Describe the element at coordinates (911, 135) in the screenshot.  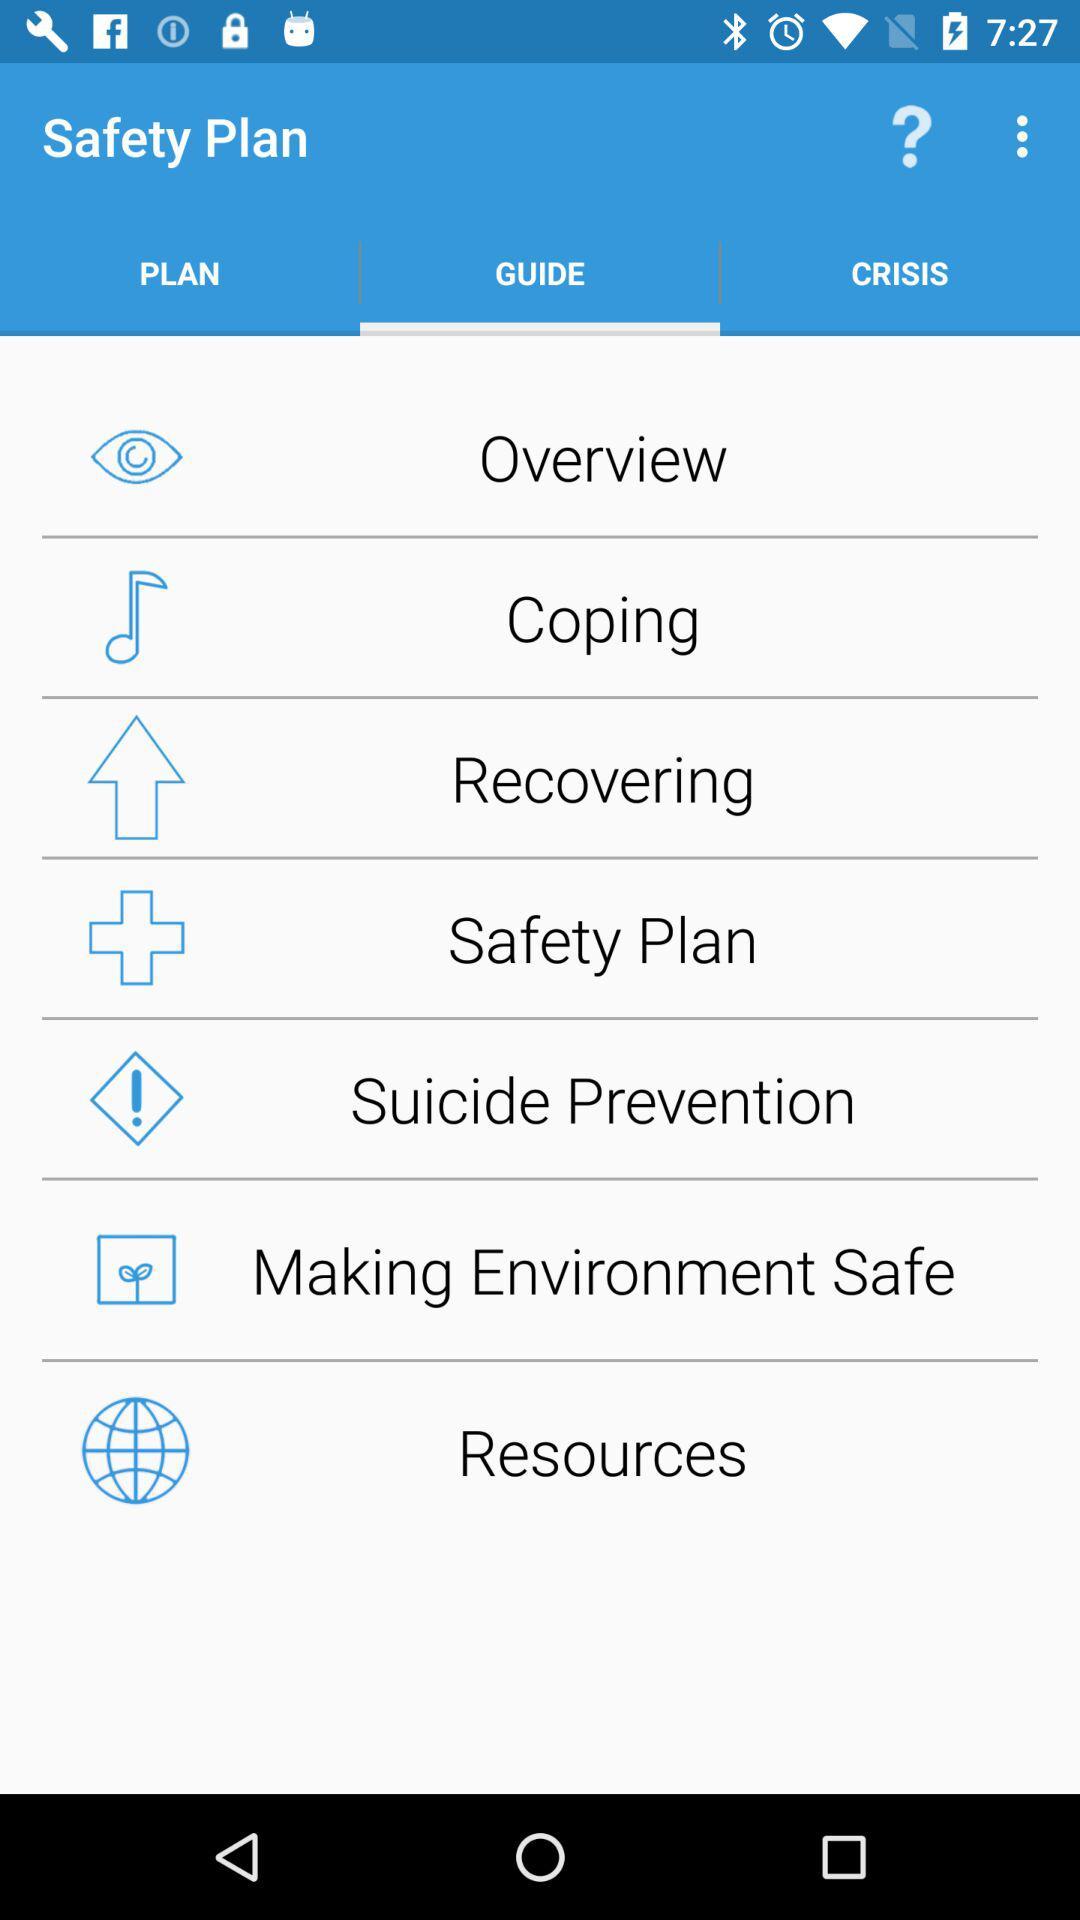
I see `the icon above the crisis item` at that location.